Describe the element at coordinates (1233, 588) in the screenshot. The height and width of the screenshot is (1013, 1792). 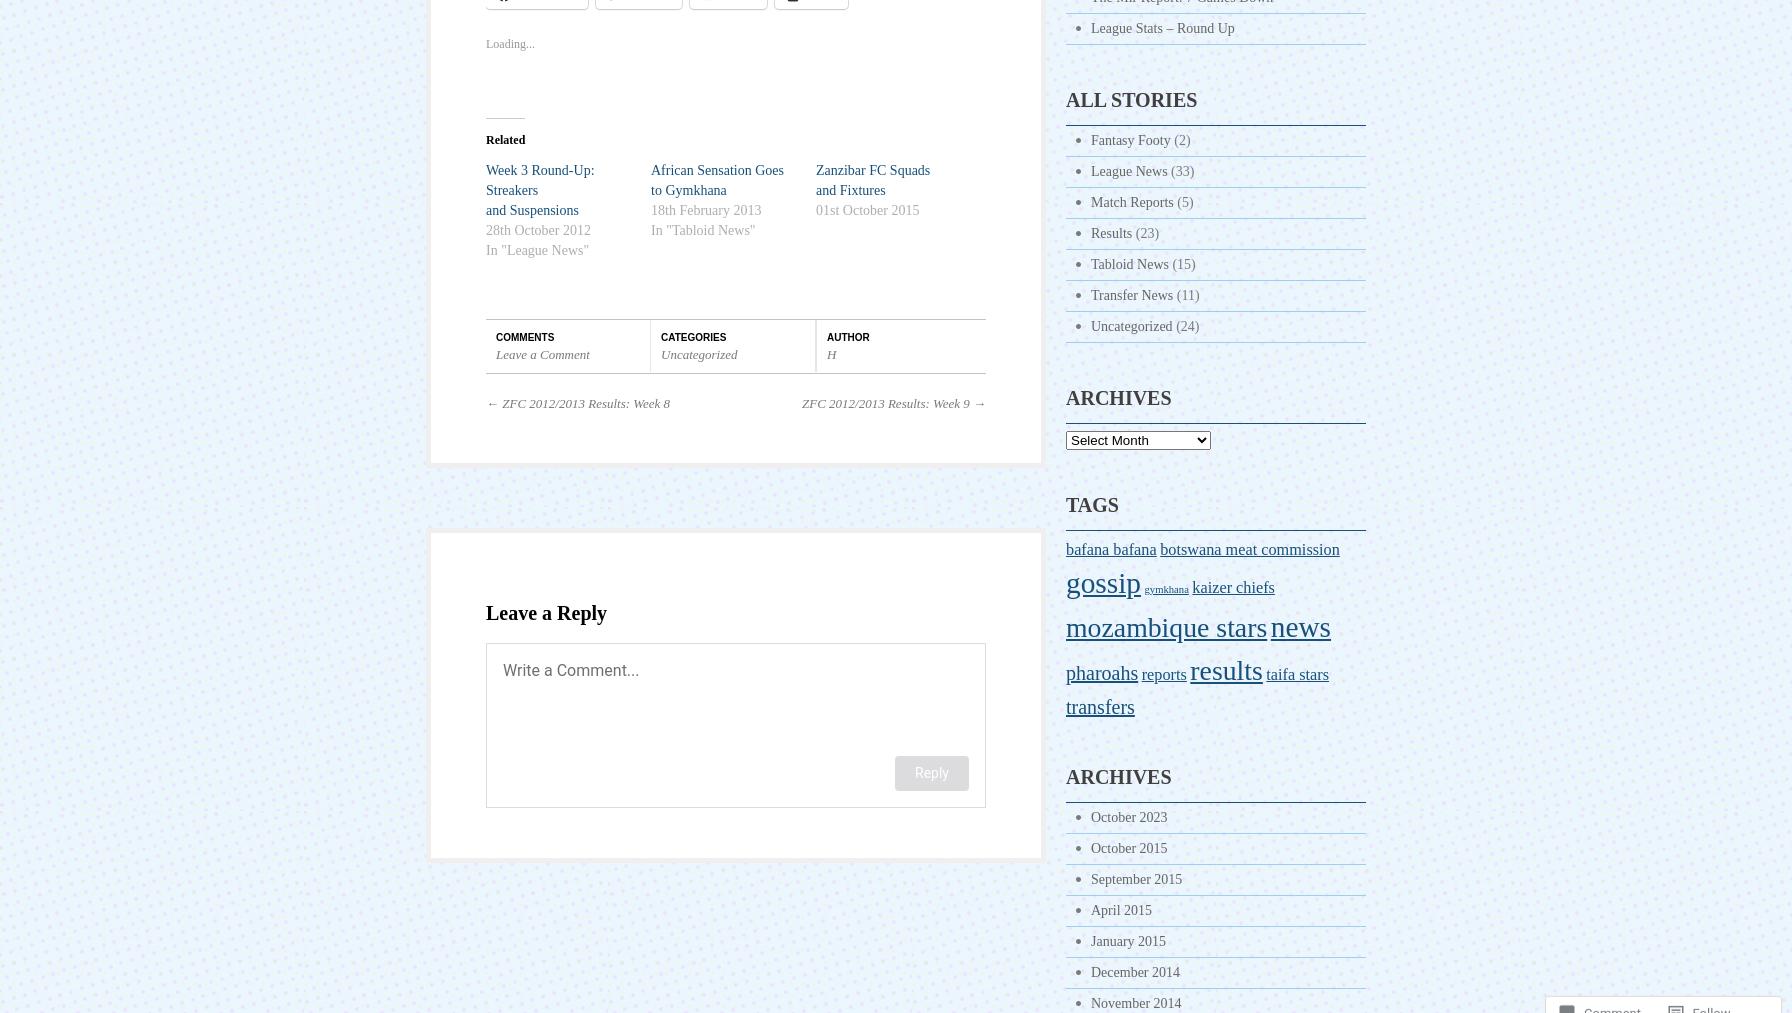
I see `'kaizer chiefs'` at that location.